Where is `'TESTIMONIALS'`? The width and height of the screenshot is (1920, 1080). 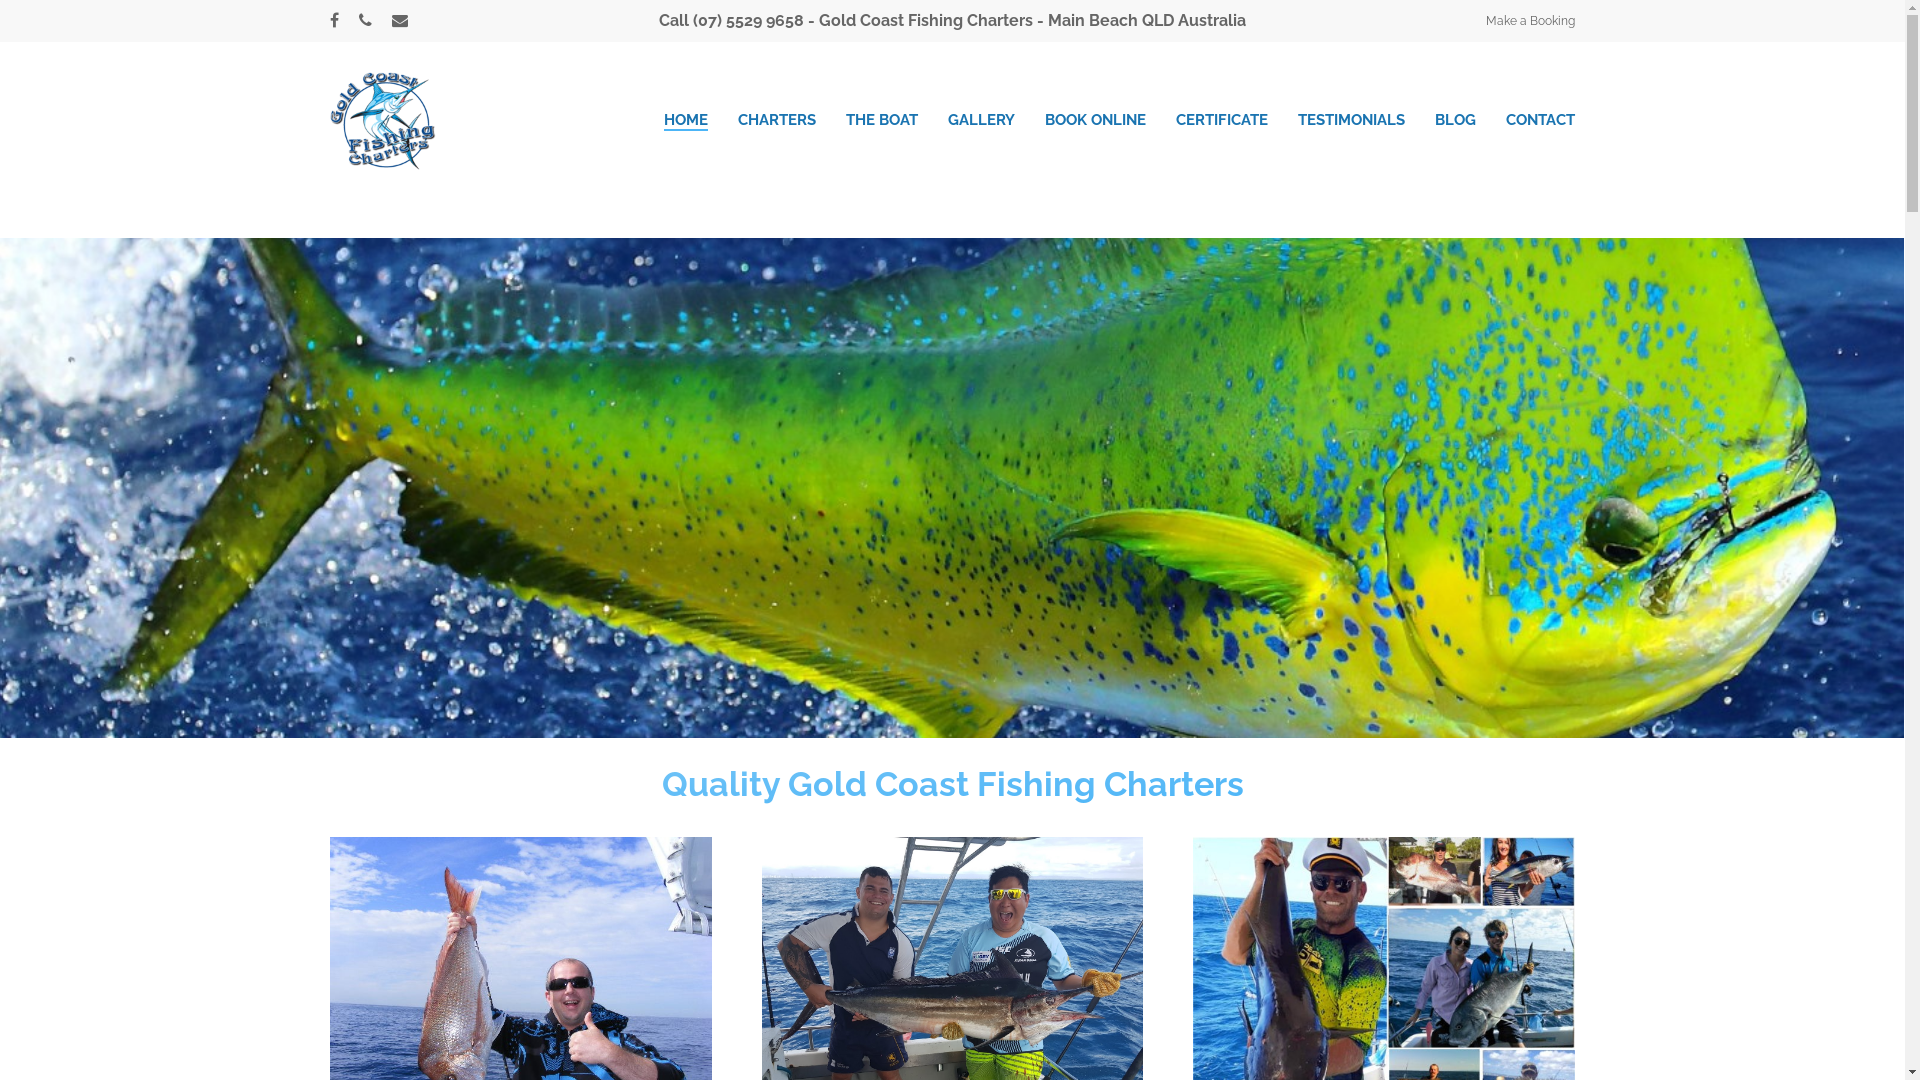
'TESTIMONIALS' is located at coordinates (1297, 119).